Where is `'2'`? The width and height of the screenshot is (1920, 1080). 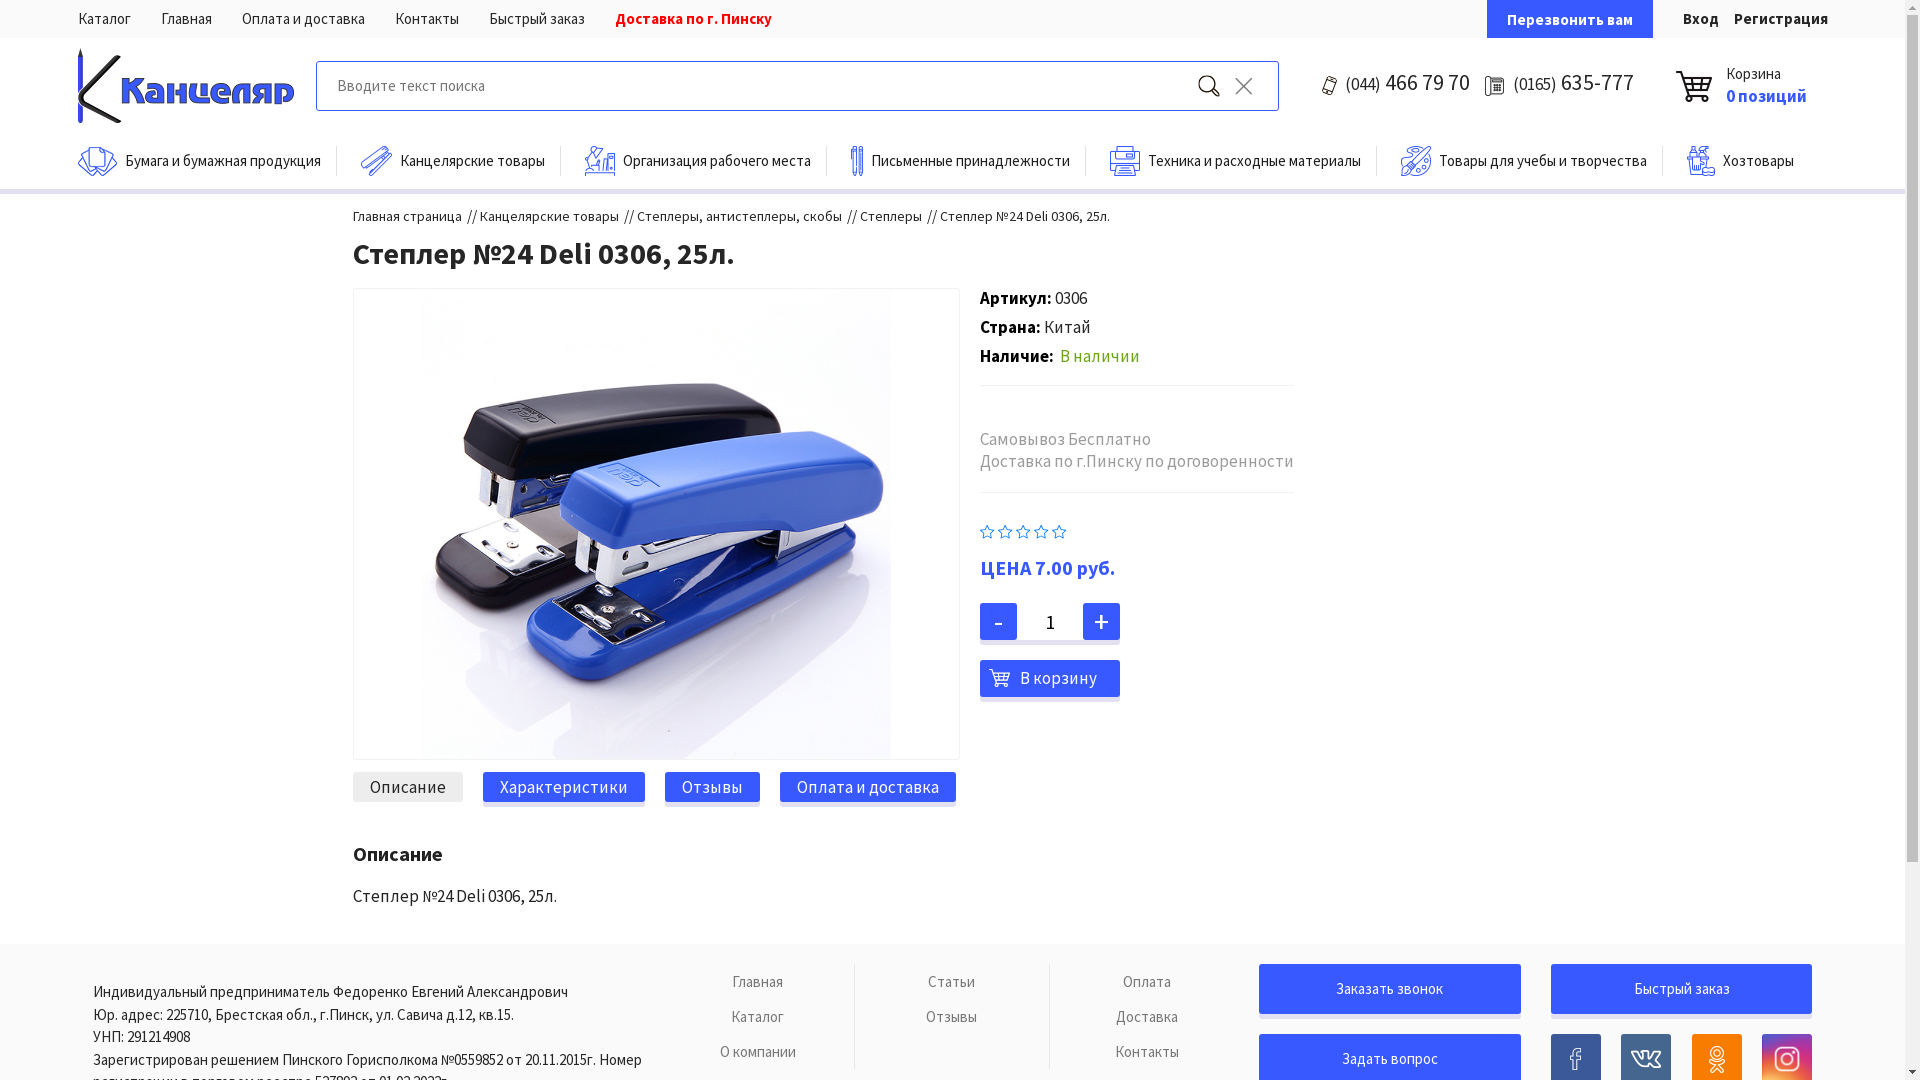 '2' is located at coordinates (998, 528).